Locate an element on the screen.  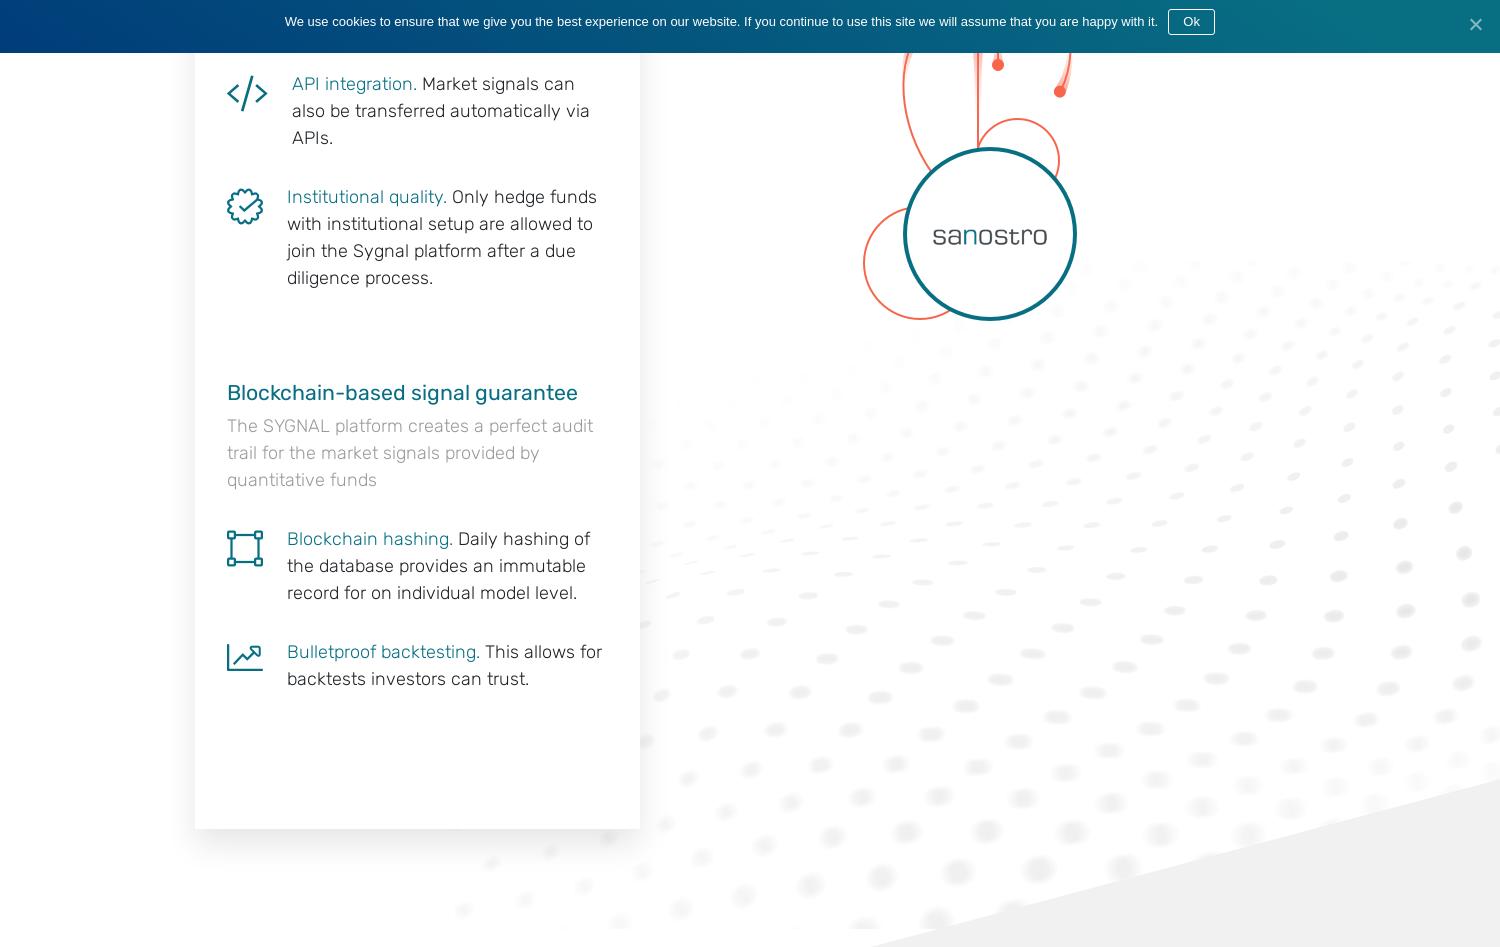
'Daily hashing of the database provides an immutable record for on individual model level.' is located at coordinates (286, 565).